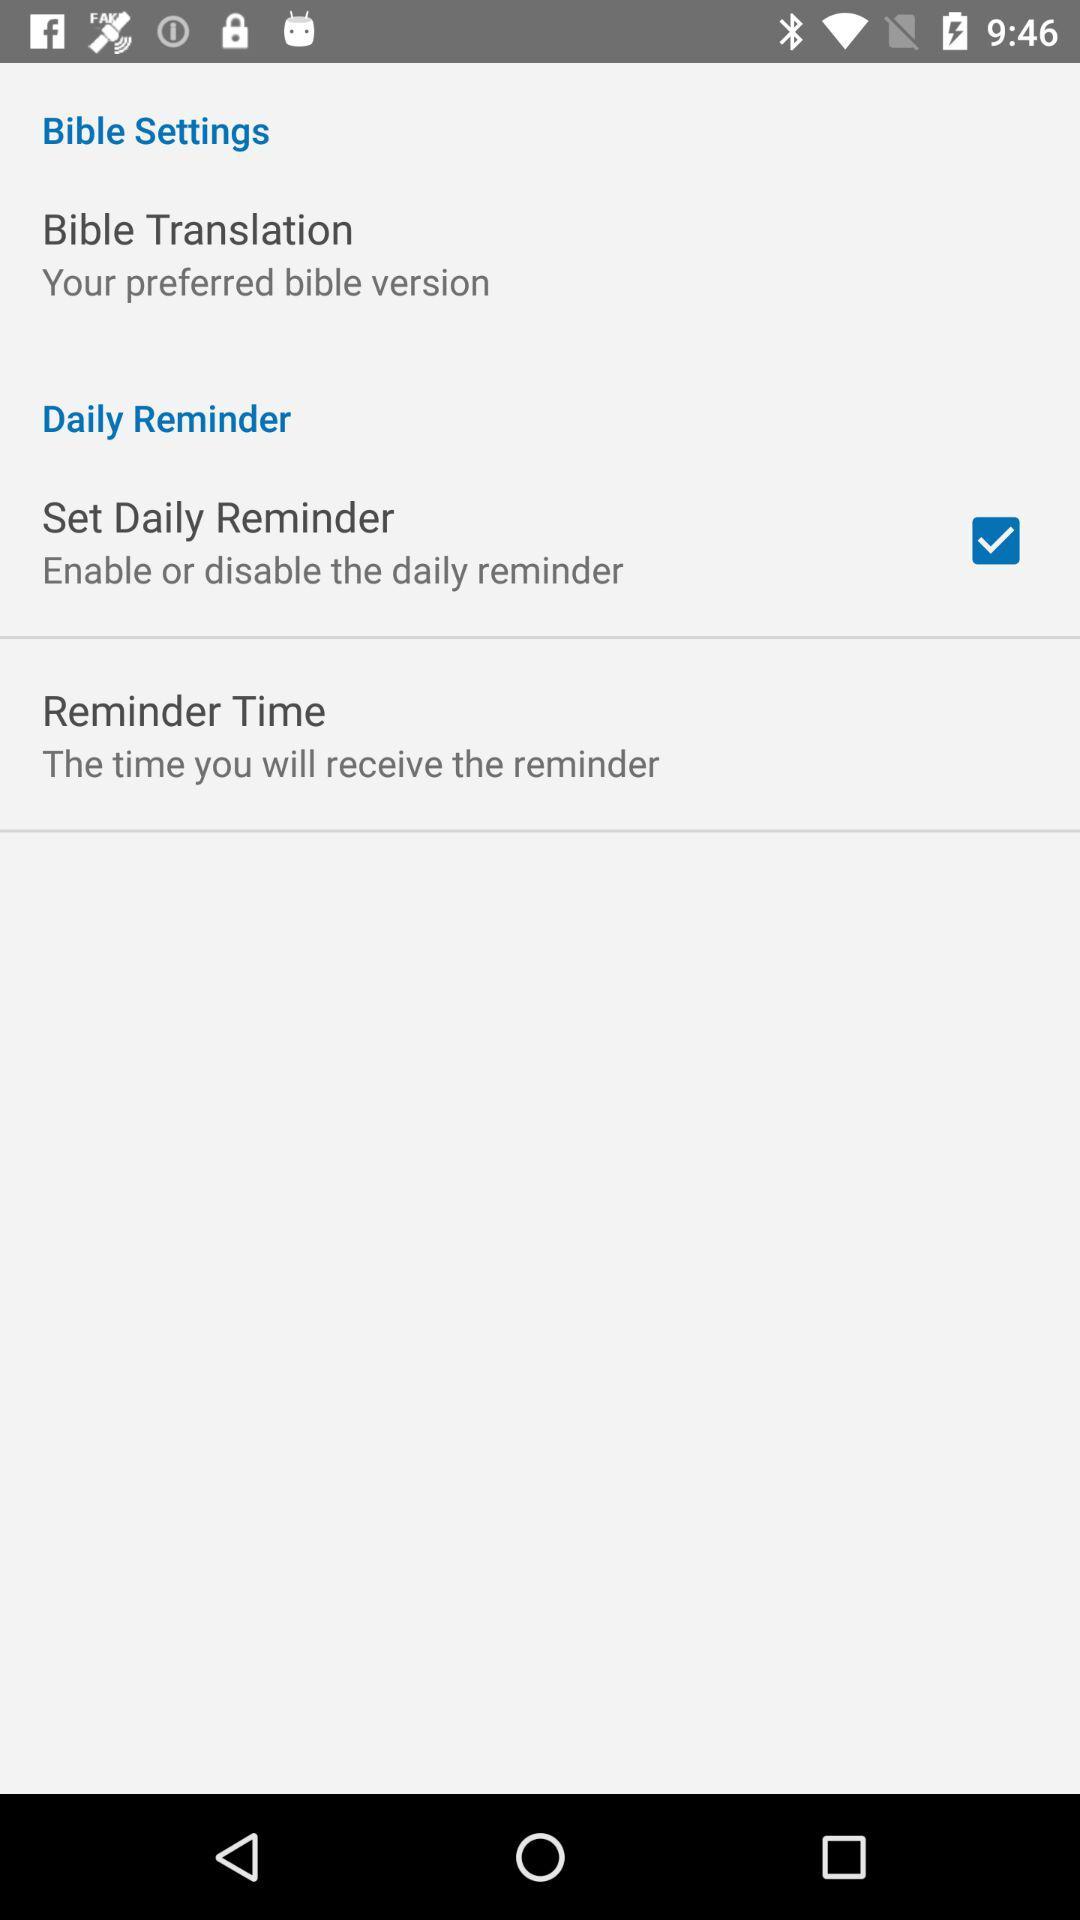 The height and width of the screenshot is (1920, 1080). What do you see at coordinates (350, 761) in the screenshot?
I see `icon below the reminder time icon` at bounding box center [350, 761].